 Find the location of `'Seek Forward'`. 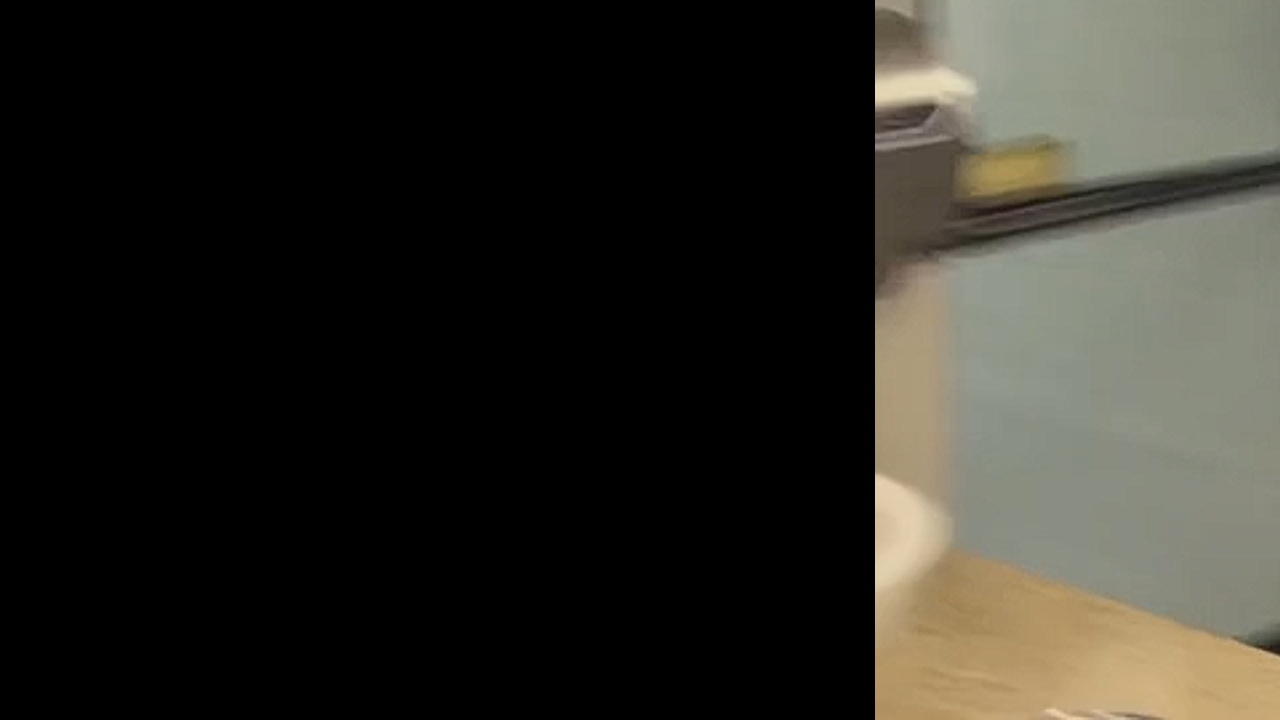

'Seek Forward' is located at coordinates (109, 696).